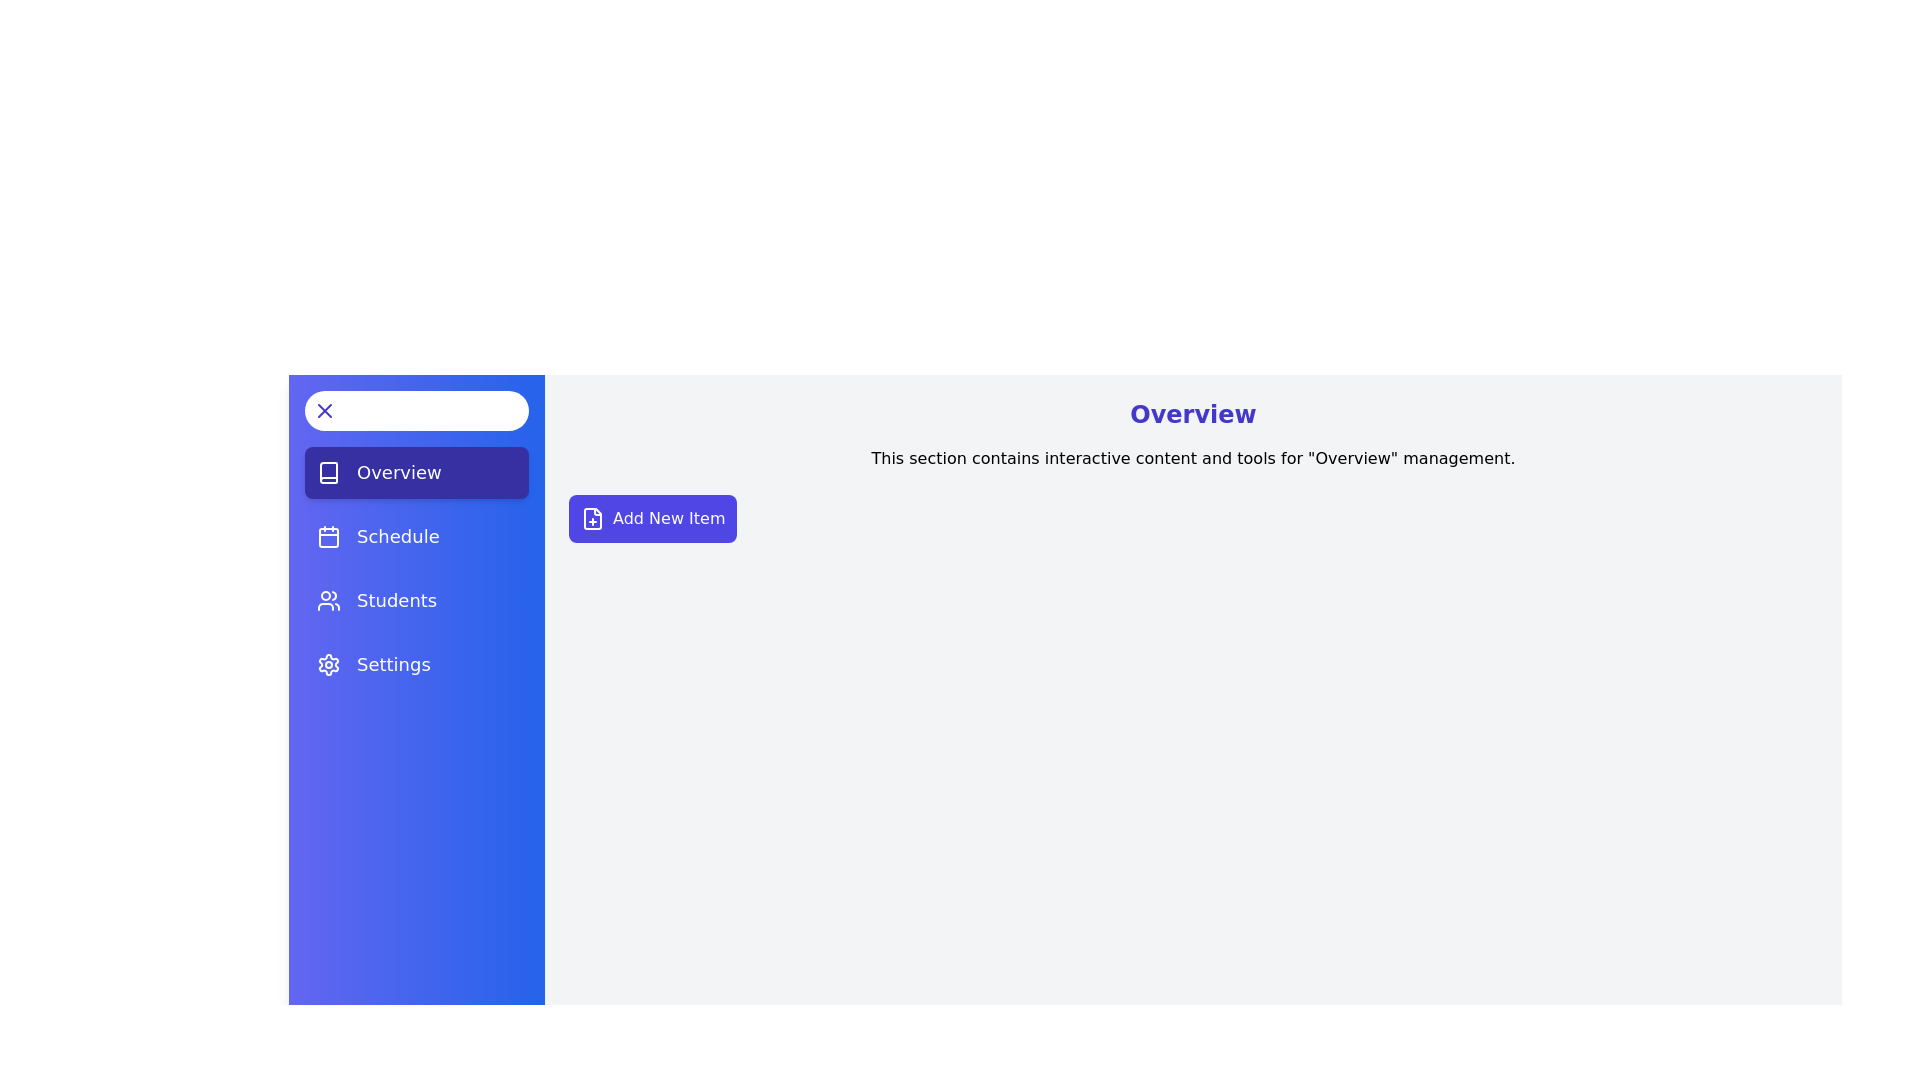 The image size is (1920, 1080). I want to click on the section Settings from the navigation drawer, so click(416, 664).